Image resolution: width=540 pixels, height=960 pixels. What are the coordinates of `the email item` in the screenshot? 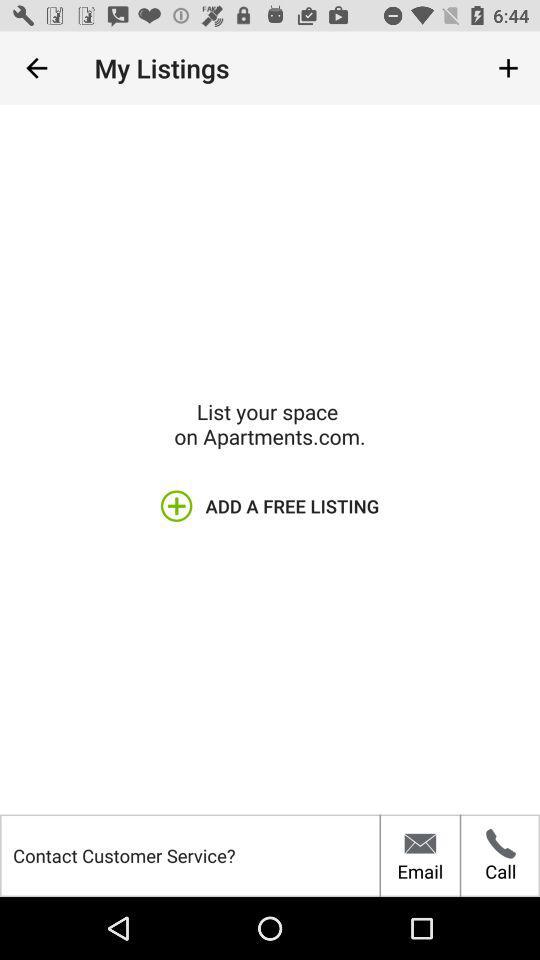 It's located at (419, 854).